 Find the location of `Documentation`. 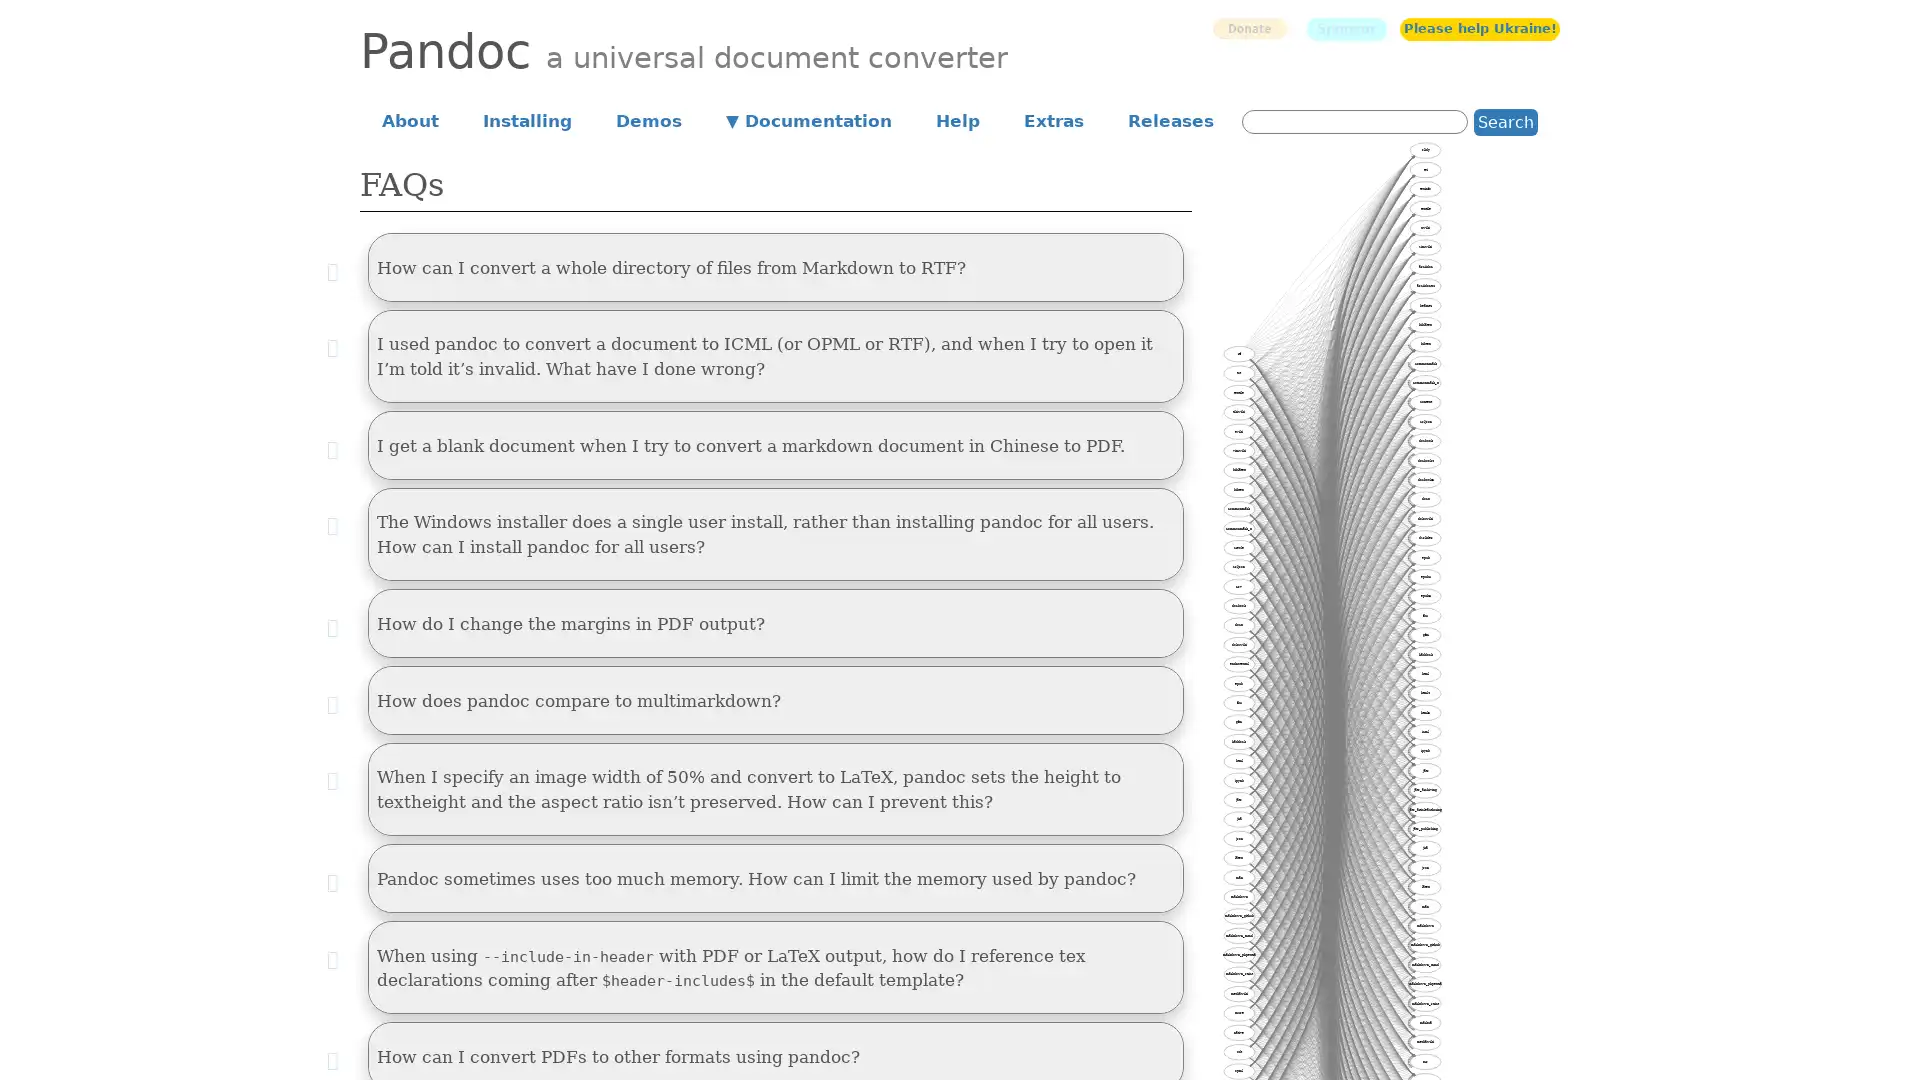

Documentation is located at coordinates (809, 119).